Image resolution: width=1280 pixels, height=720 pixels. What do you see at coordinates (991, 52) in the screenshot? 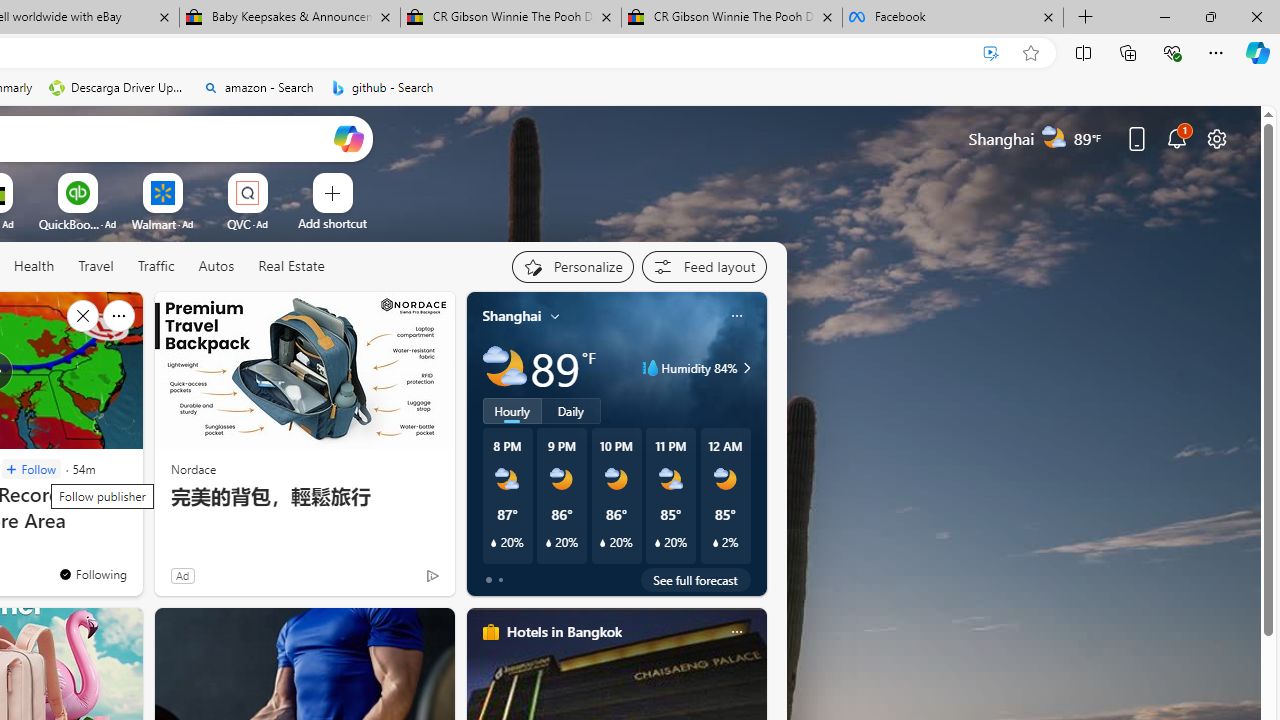
I see `'Enhance video'` at bounding box center [991, 52].